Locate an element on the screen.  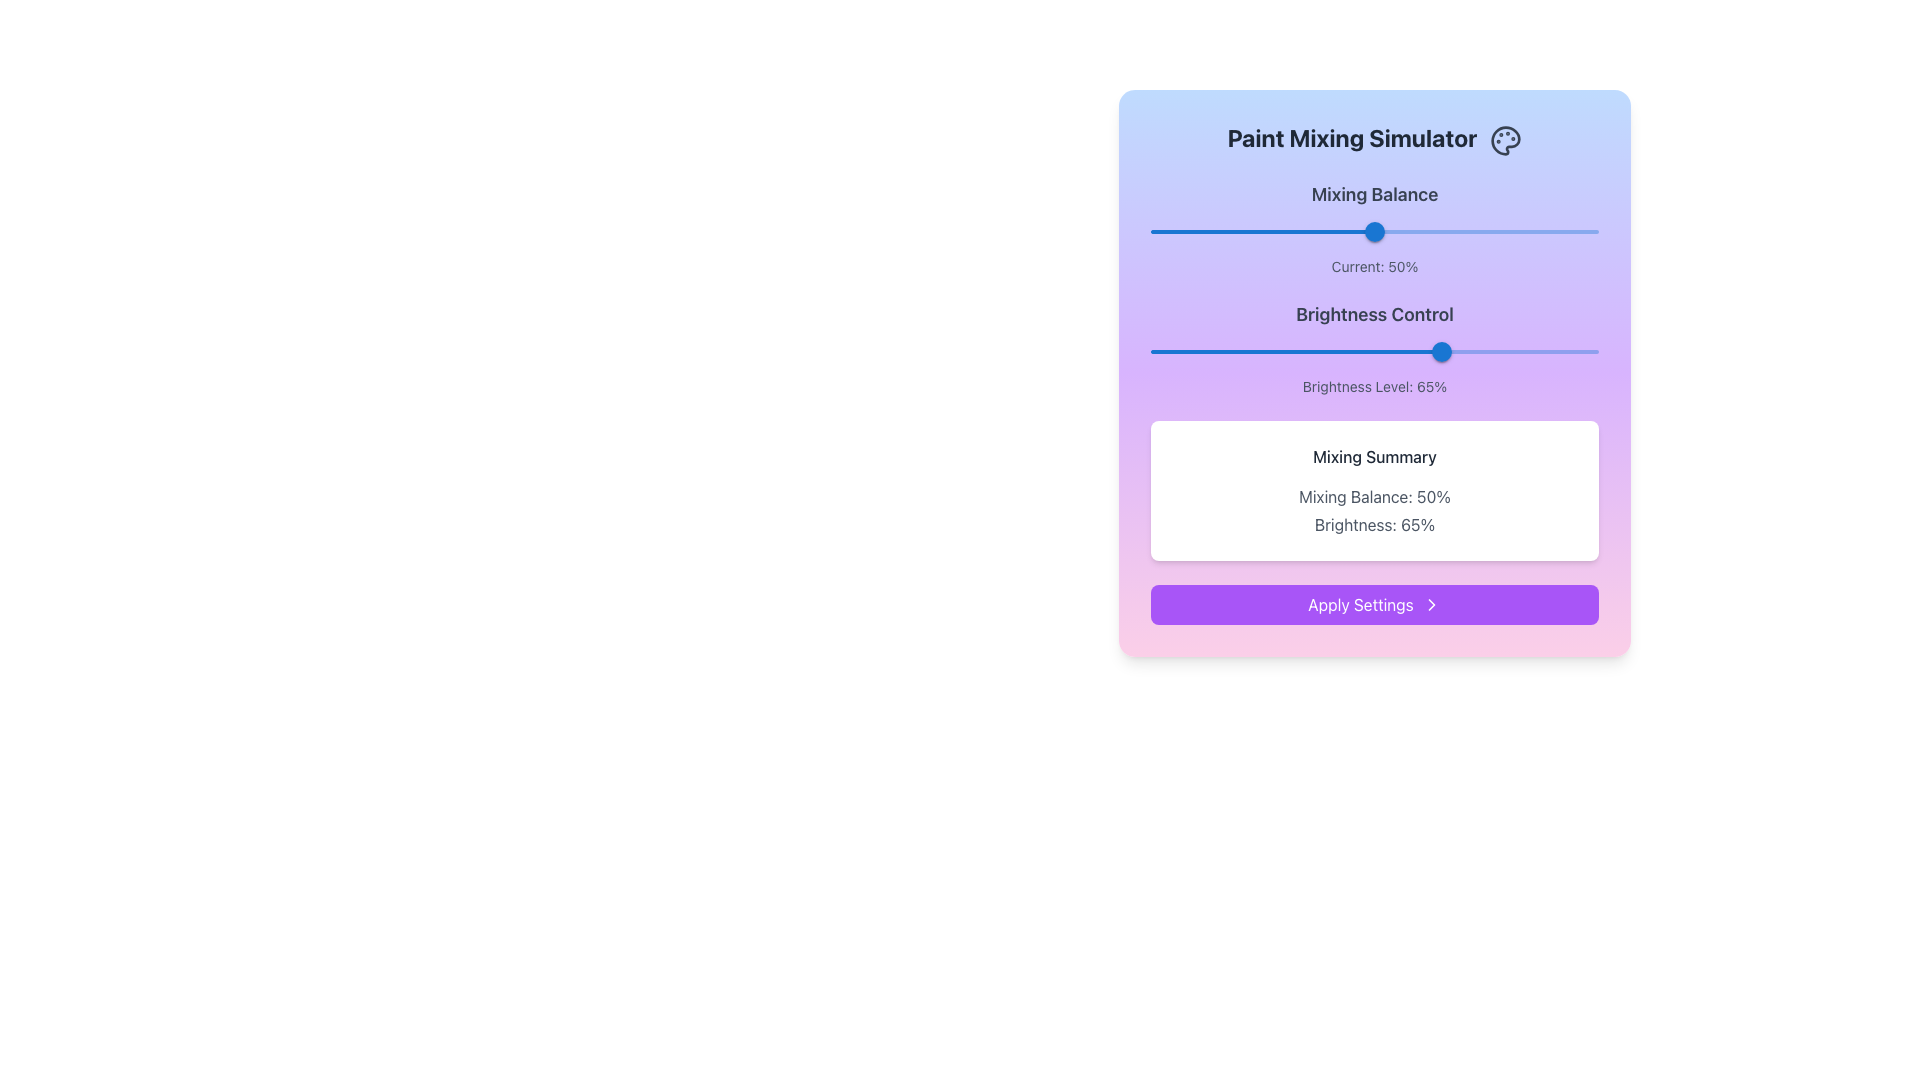
the Mixing Balance slider is located at coordinates (1548, 230).